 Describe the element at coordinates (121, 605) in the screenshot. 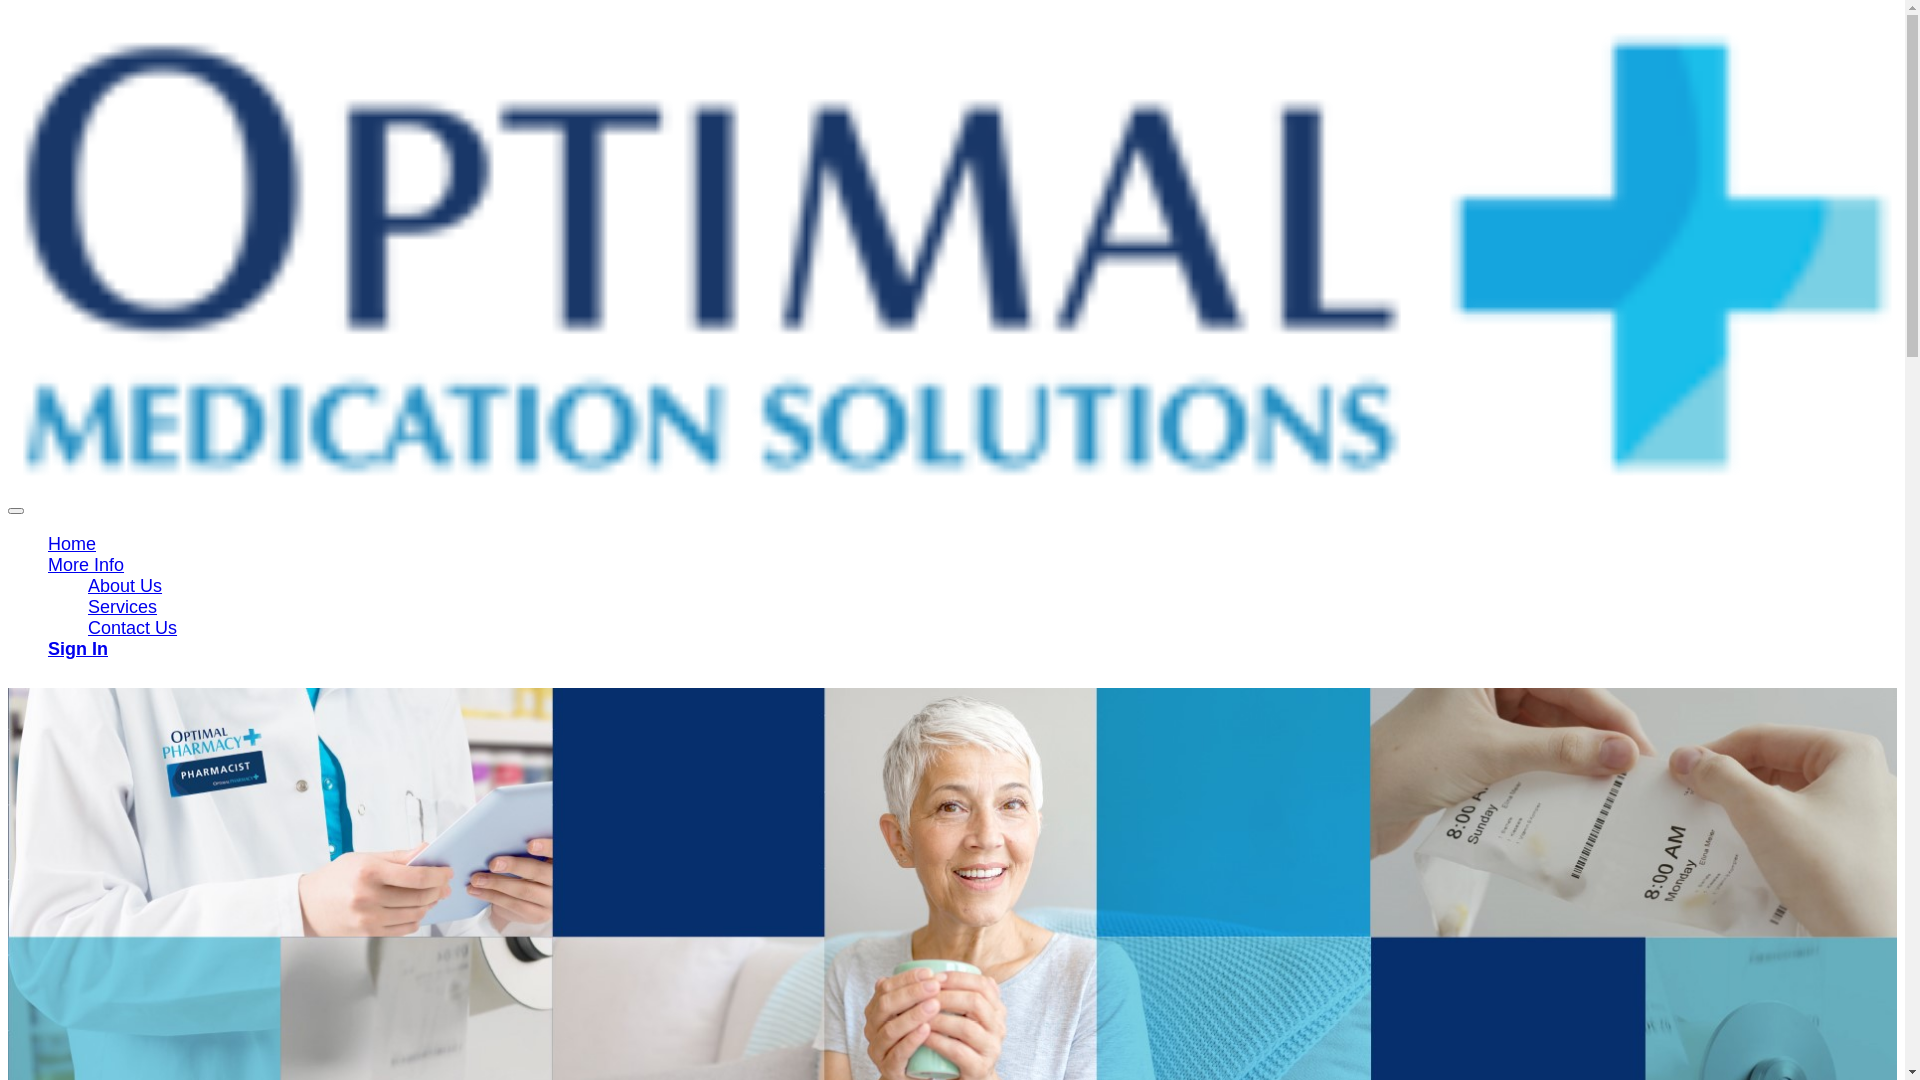

I see `'Services'` at that location.